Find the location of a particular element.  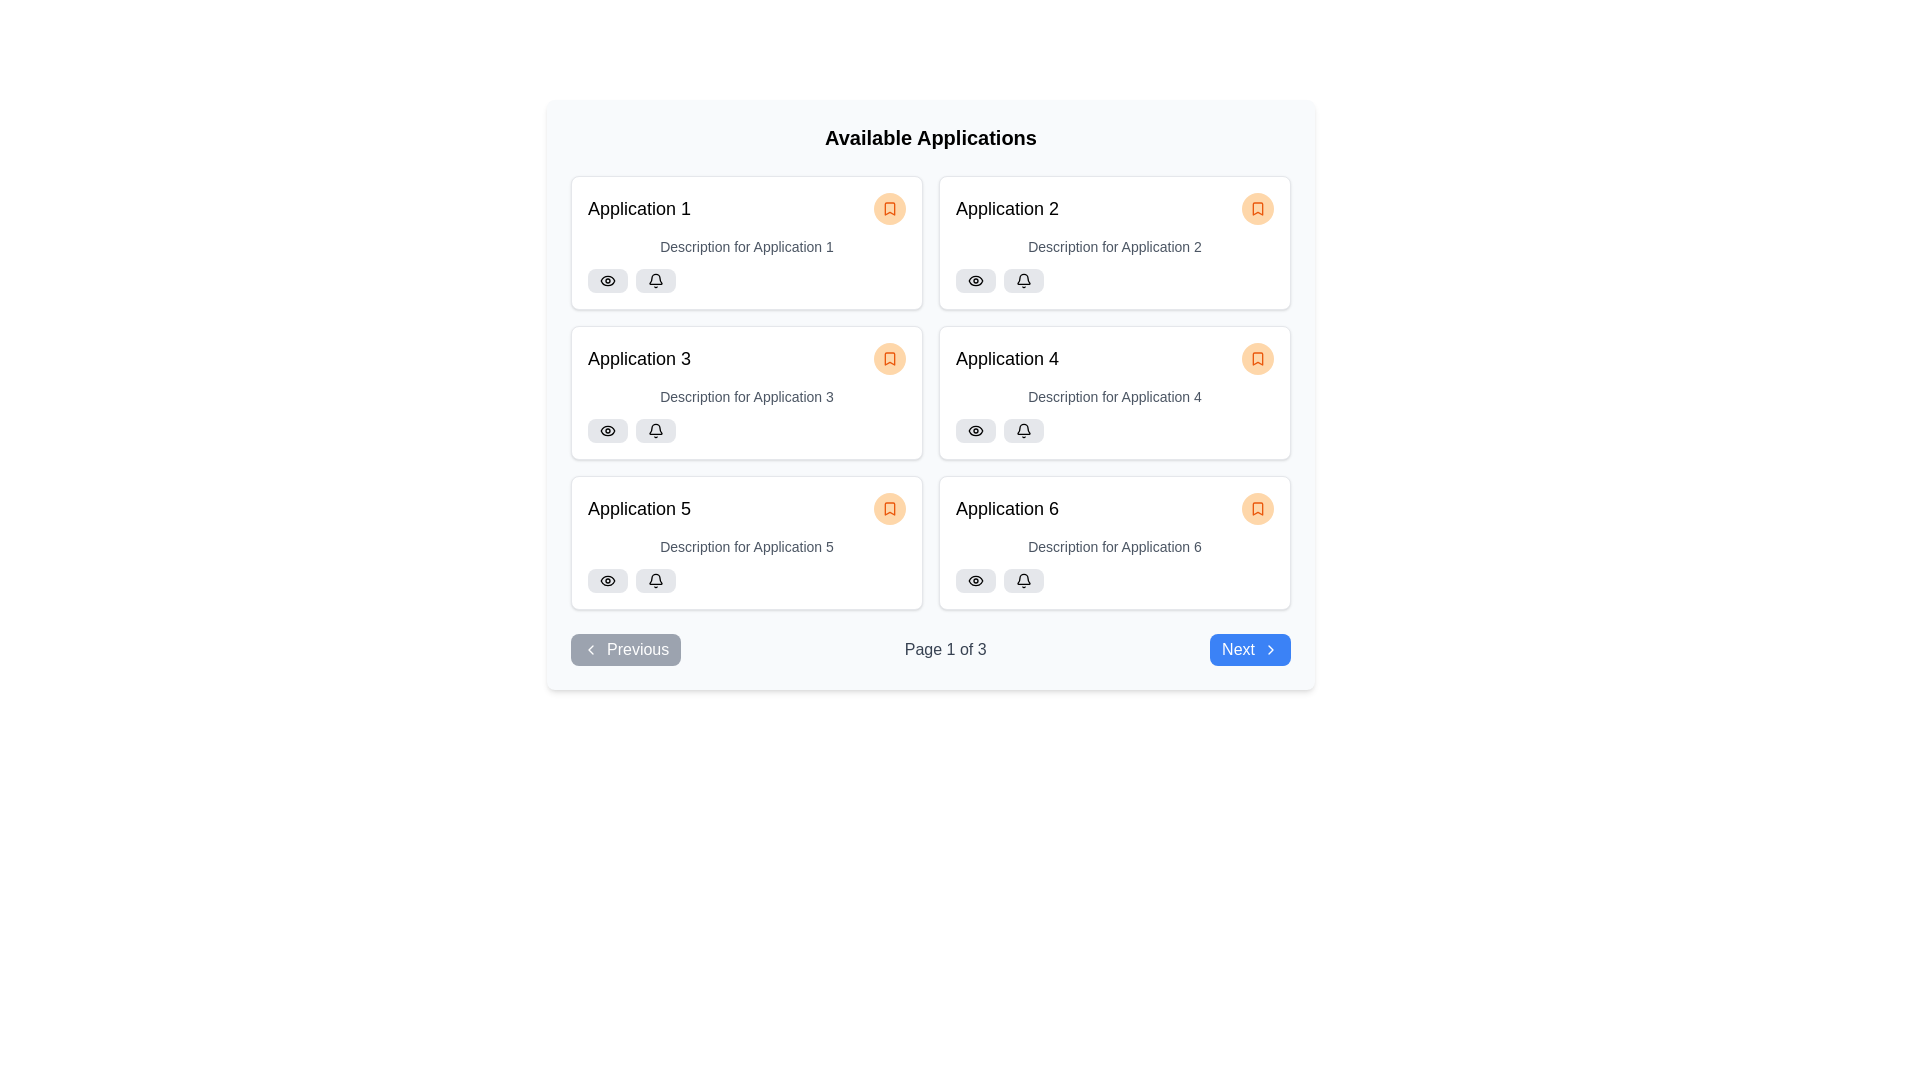

the Interactive Card displaying 'Application 1' with a white background and an orange bookmark icon located at the top-left corner of the grid layout is located at coordinates (746, 242).